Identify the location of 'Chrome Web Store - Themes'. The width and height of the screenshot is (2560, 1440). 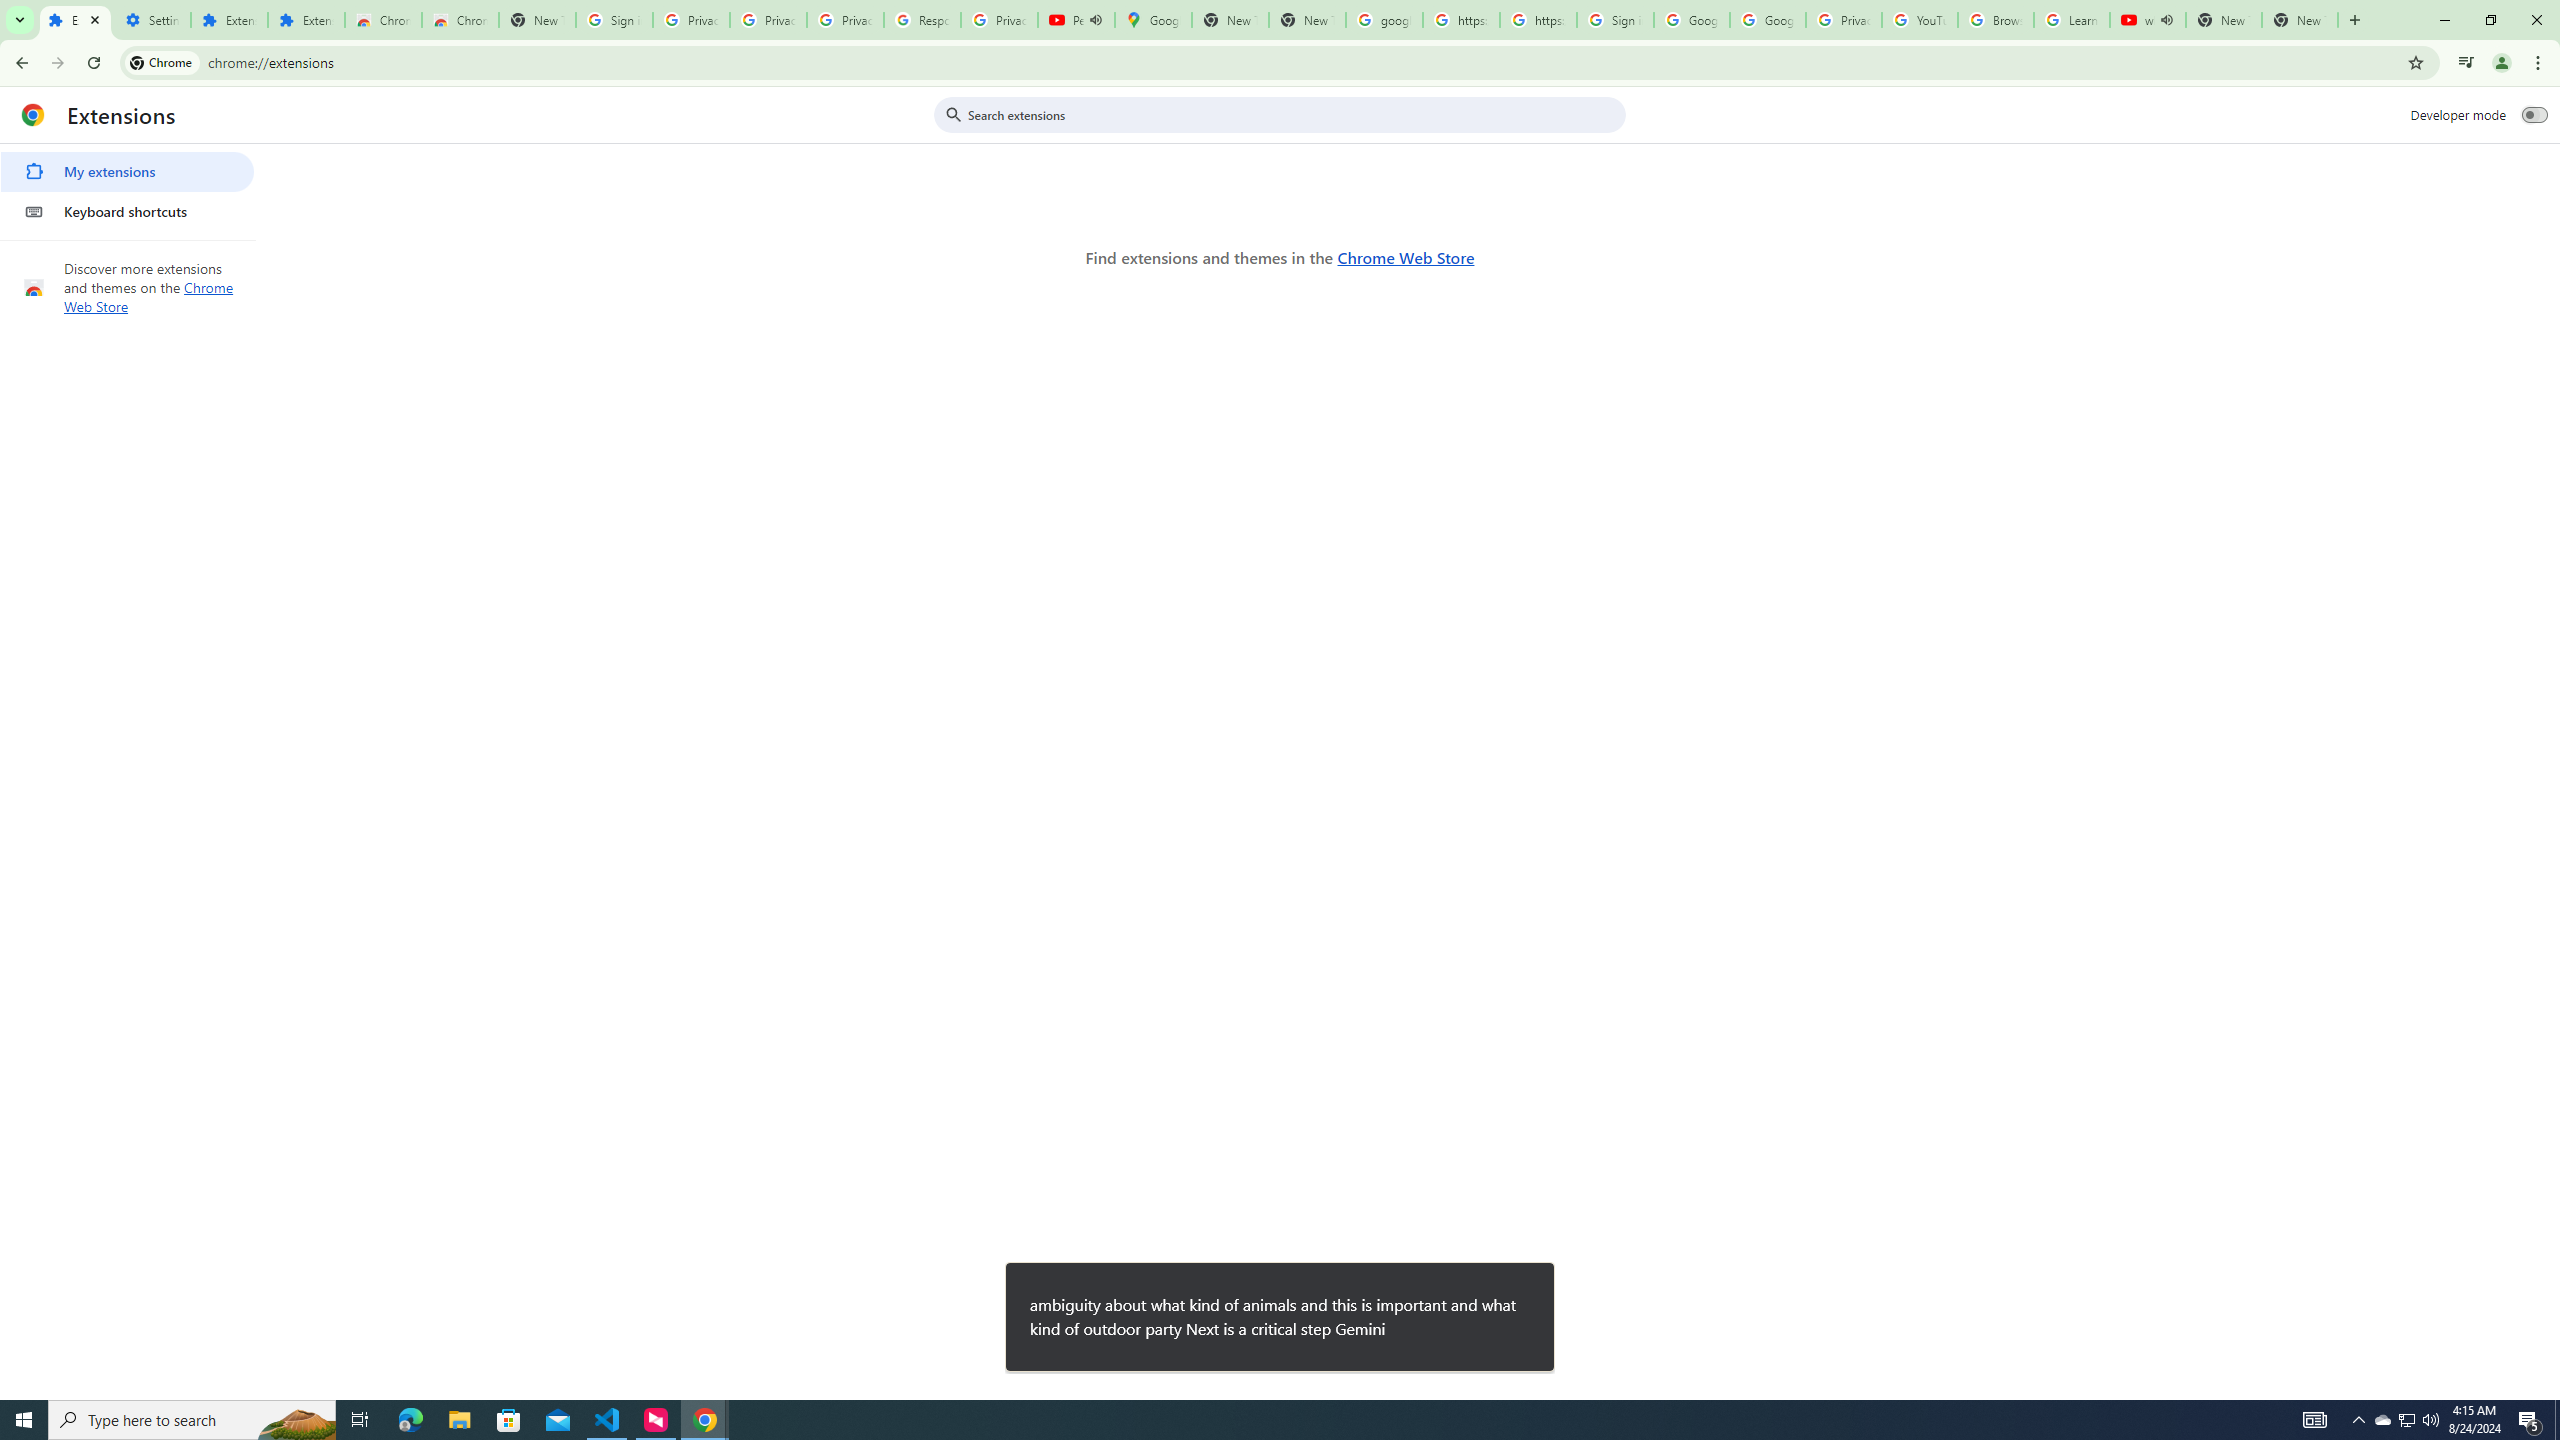
(458, 19).